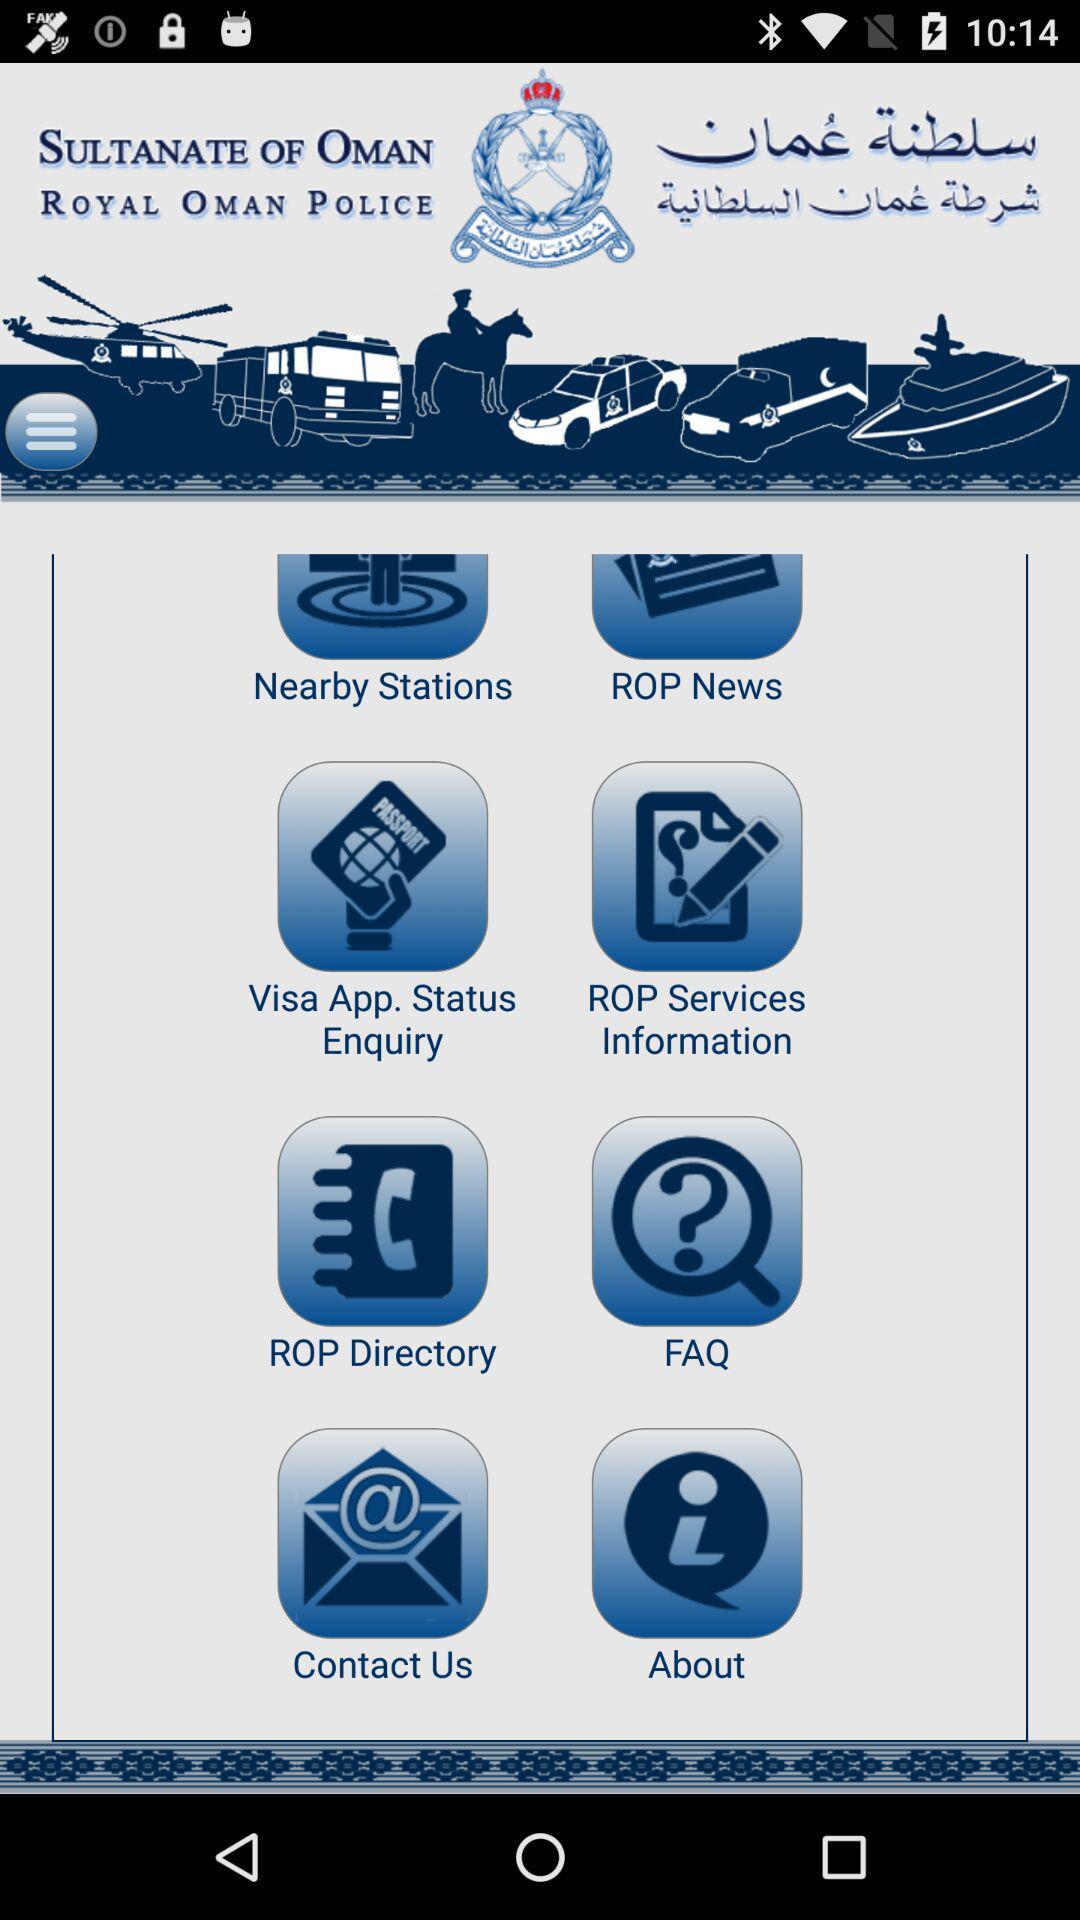 This screenshot has height=1920, width=1080. I want to click on news, so click(696, 606).